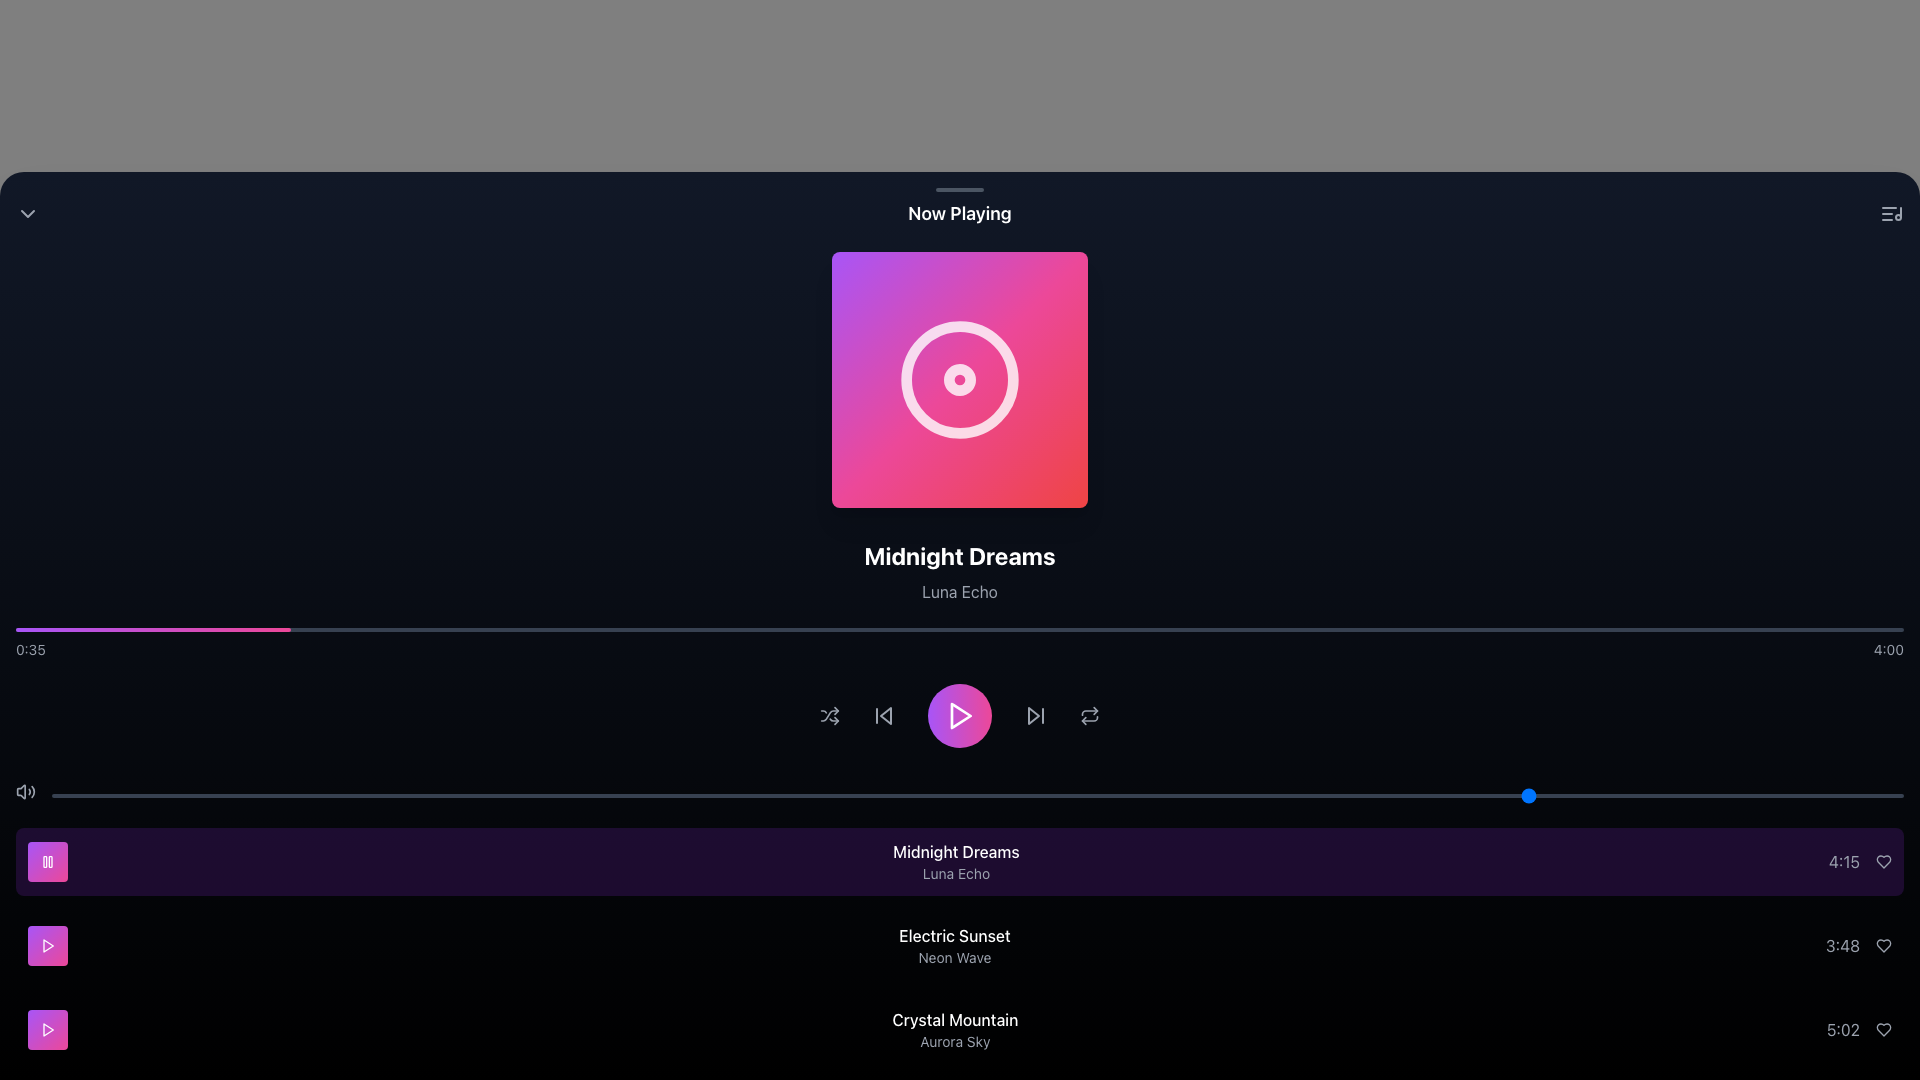  What do you see at coordinates (1106, 794) in the screenshot?
I see `the slider value` at bounding box center [1106, 794].